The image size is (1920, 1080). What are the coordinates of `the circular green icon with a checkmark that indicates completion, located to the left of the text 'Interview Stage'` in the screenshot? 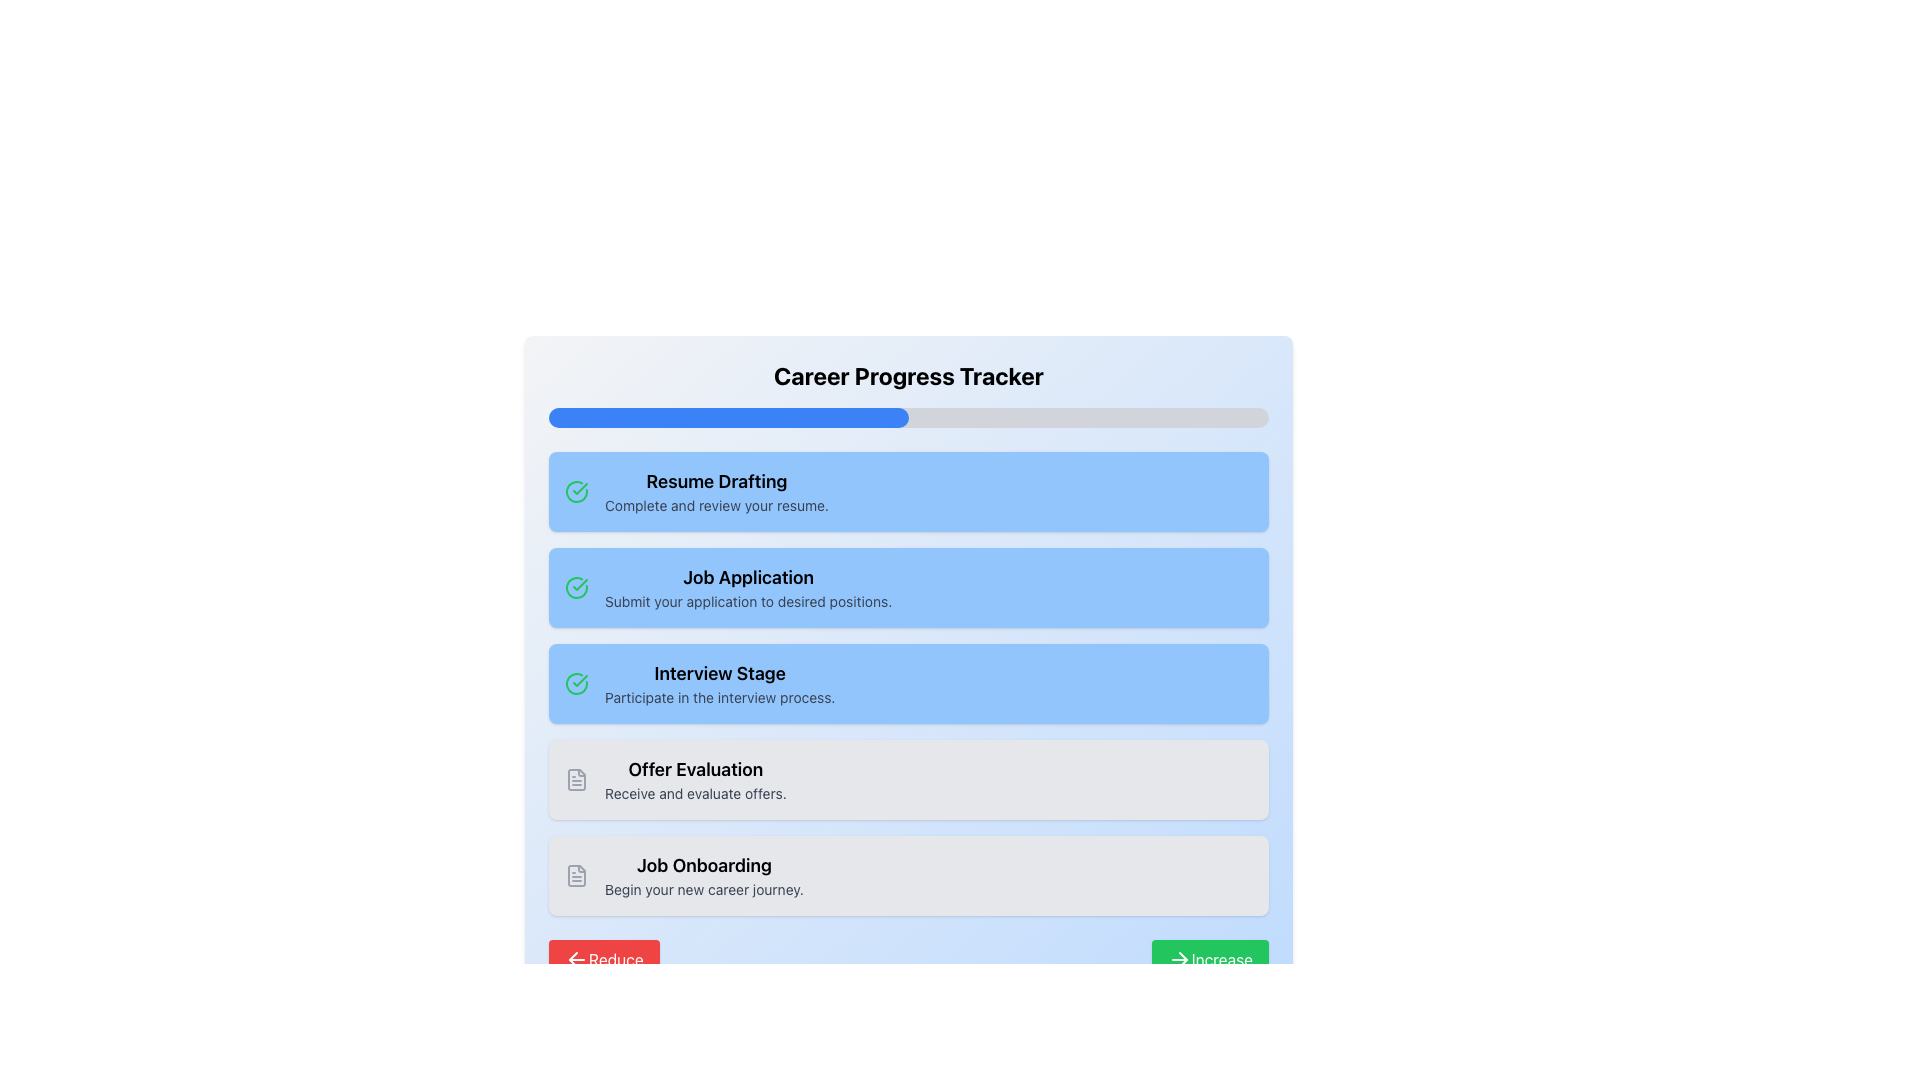 It's located at (575, 682).